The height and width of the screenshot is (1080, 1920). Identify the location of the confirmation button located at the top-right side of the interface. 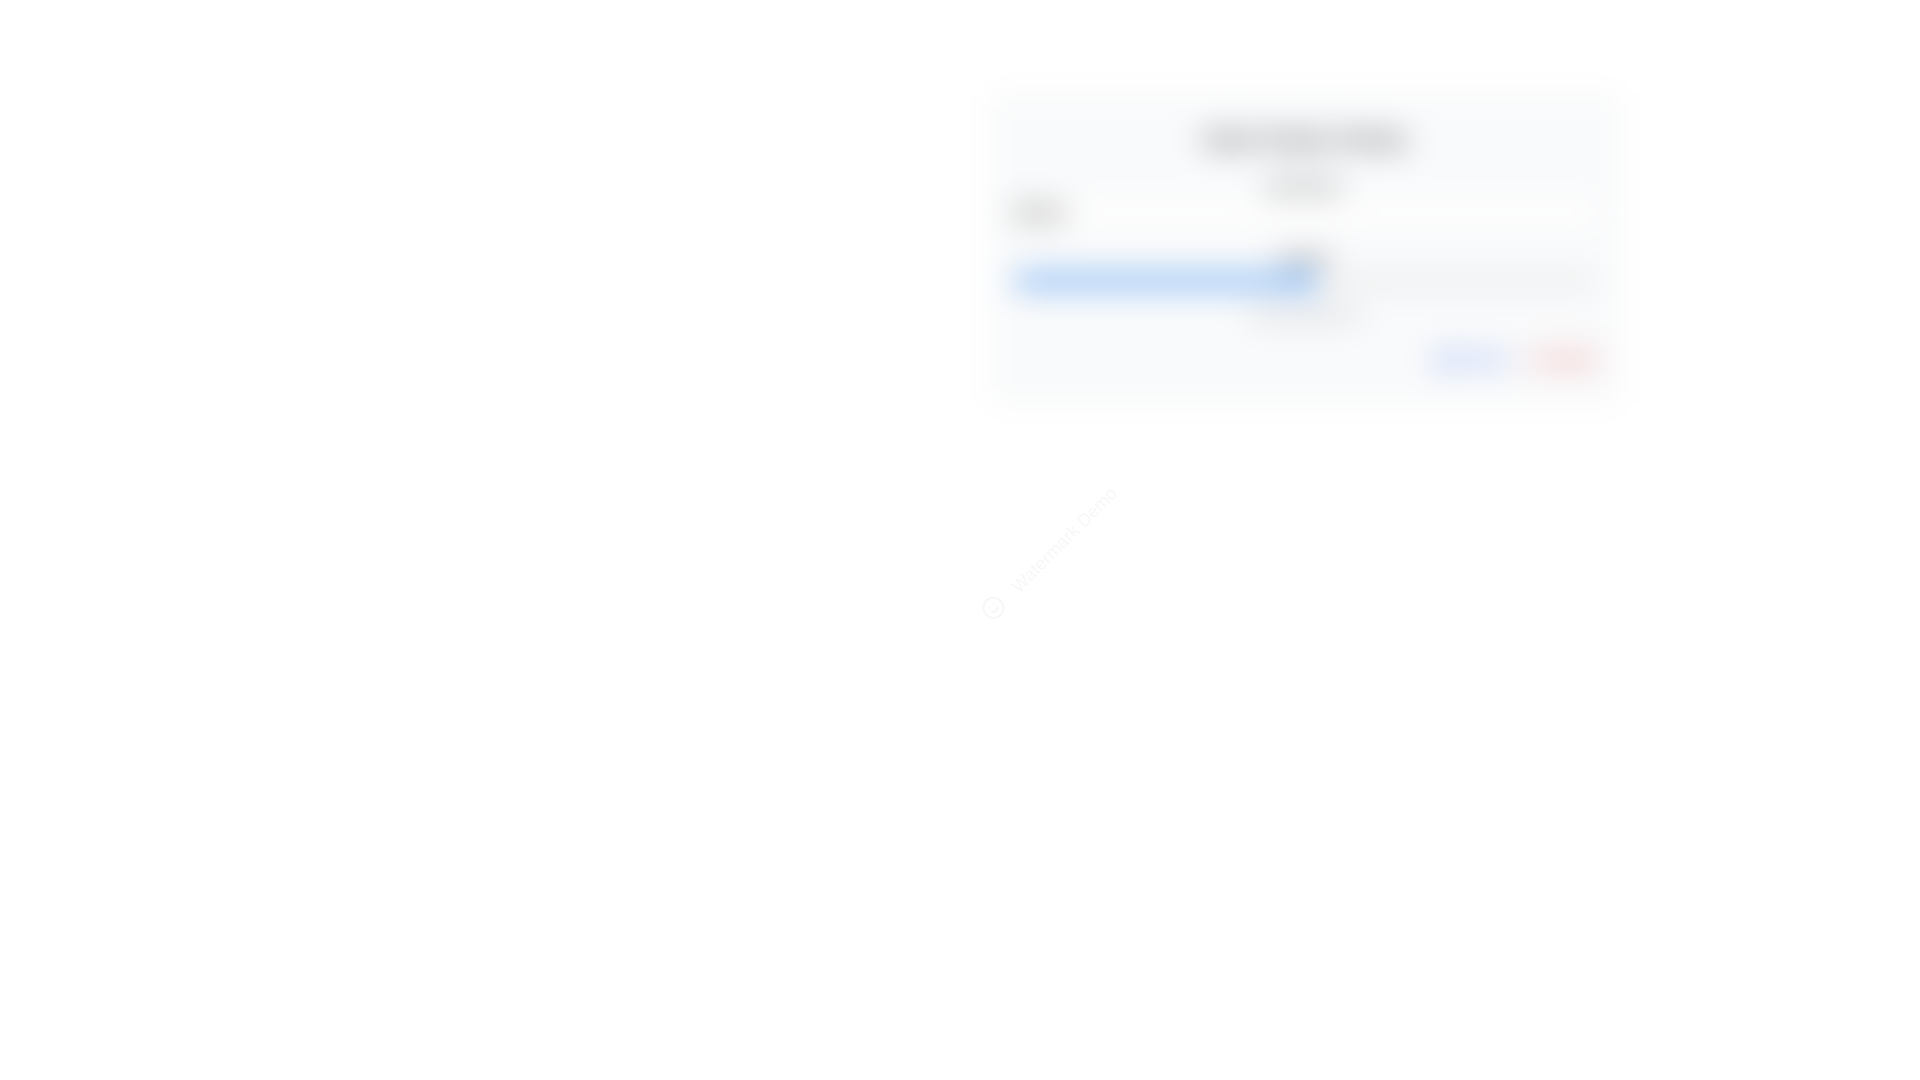
(1472, 358).